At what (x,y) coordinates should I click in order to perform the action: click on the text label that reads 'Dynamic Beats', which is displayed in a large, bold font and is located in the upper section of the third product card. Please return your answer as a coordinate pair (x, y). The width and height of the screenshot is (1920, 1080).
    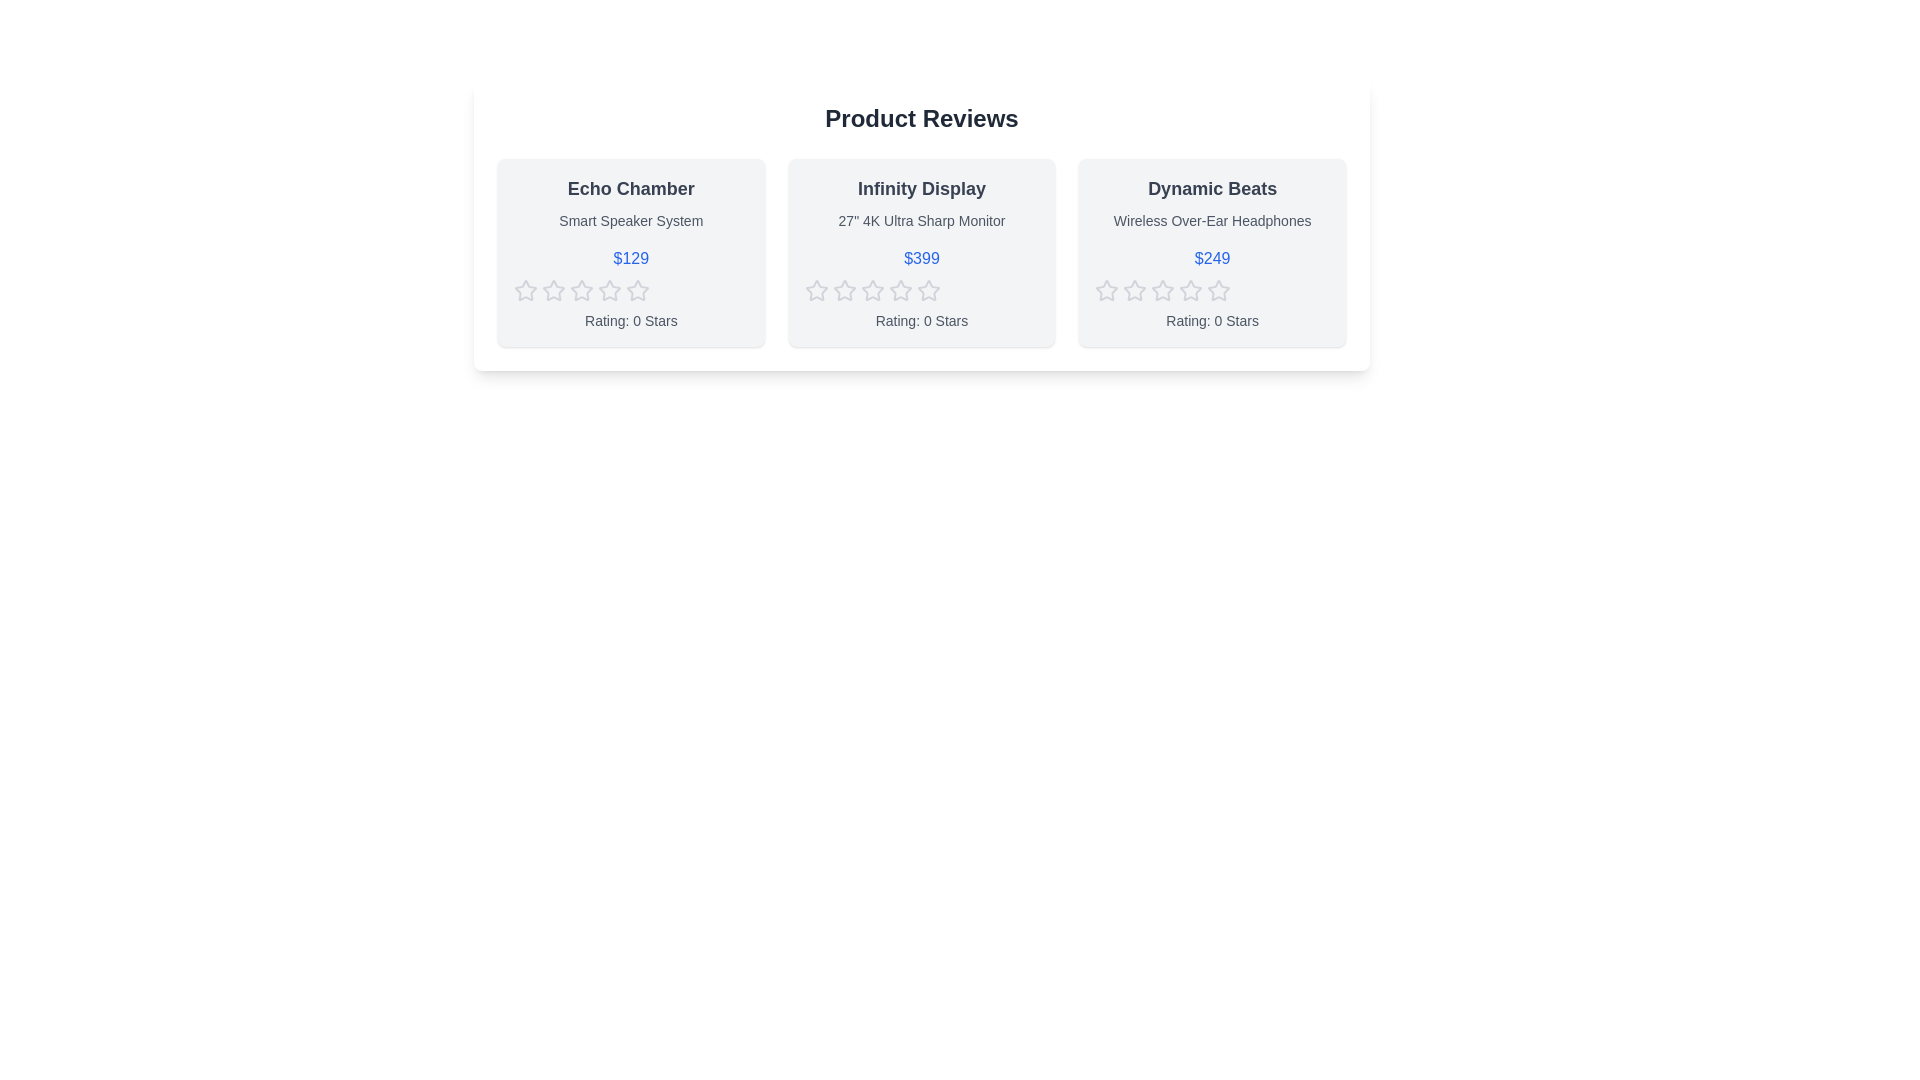
    Looking at the image, I should click on (1211, 189).